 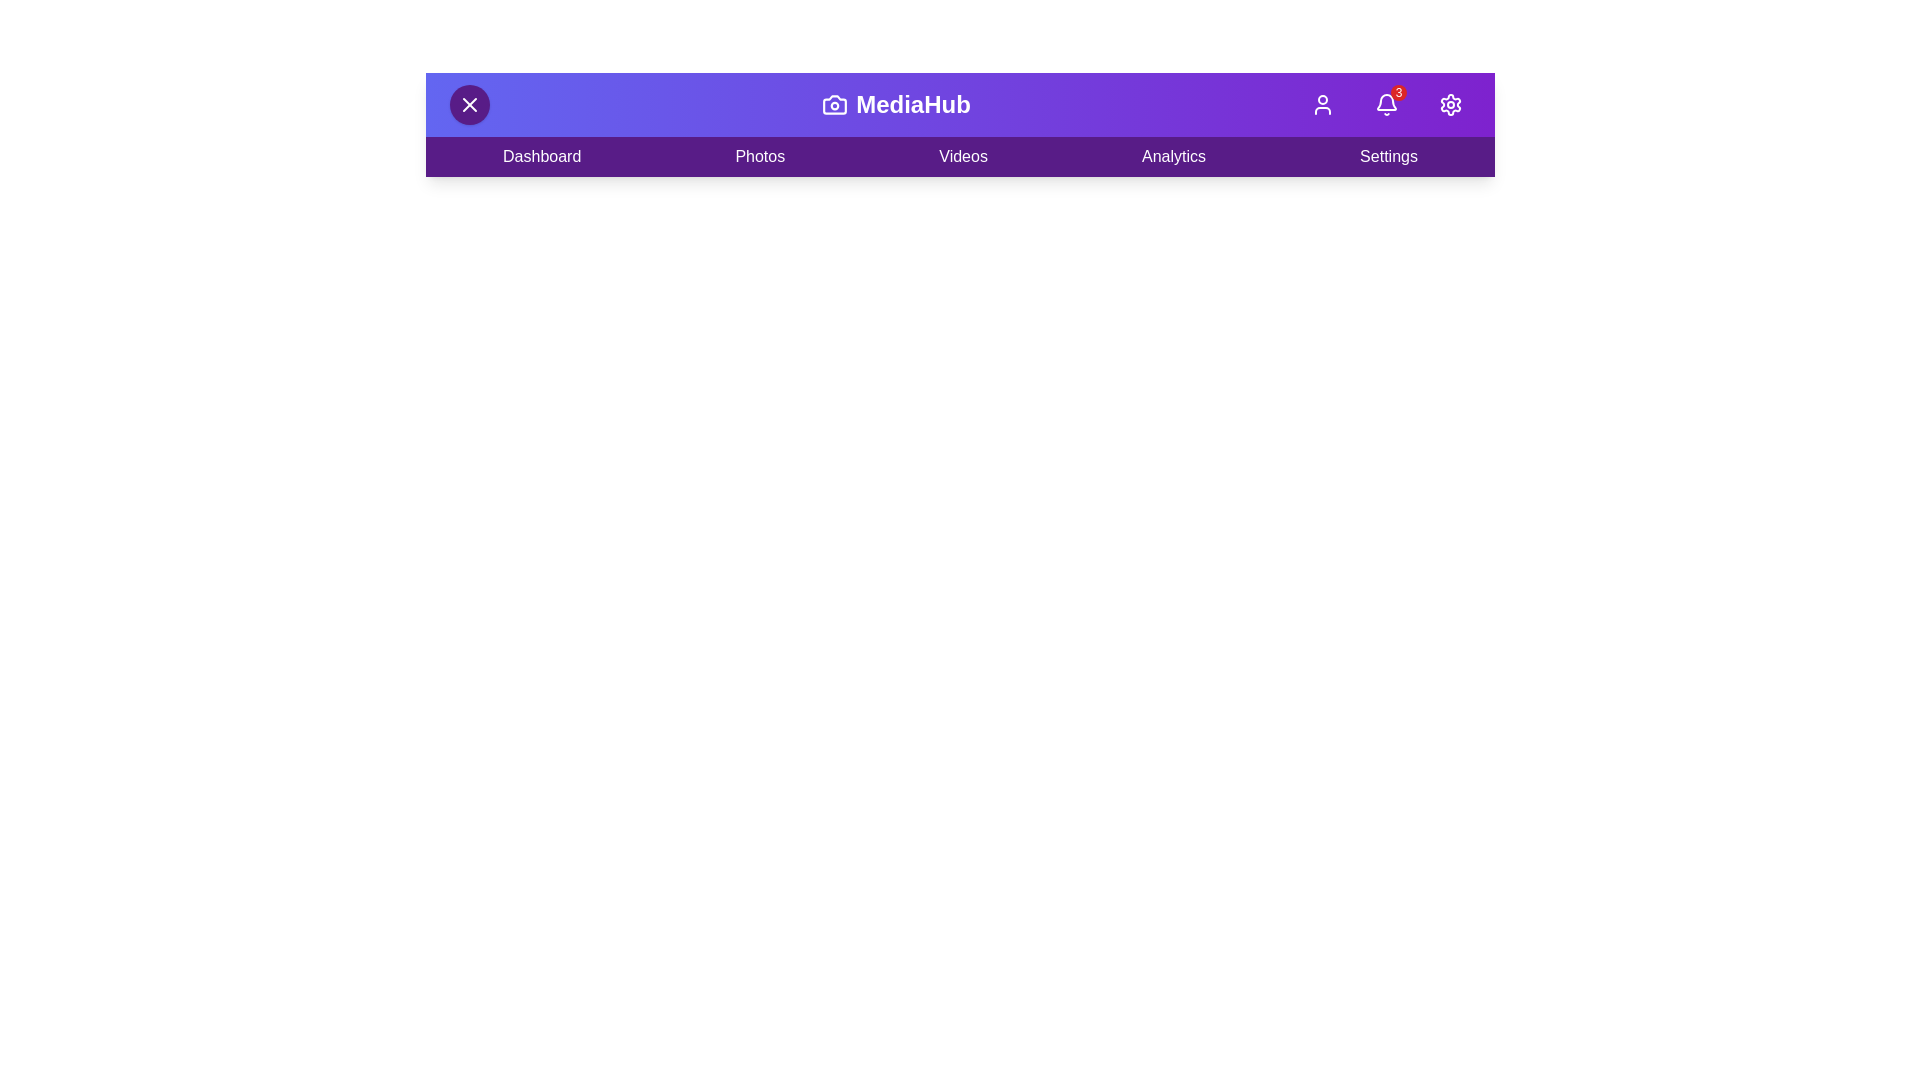 I want to click on the 'Photos' menu item in the navigation bar, so click(x=758, y=156).